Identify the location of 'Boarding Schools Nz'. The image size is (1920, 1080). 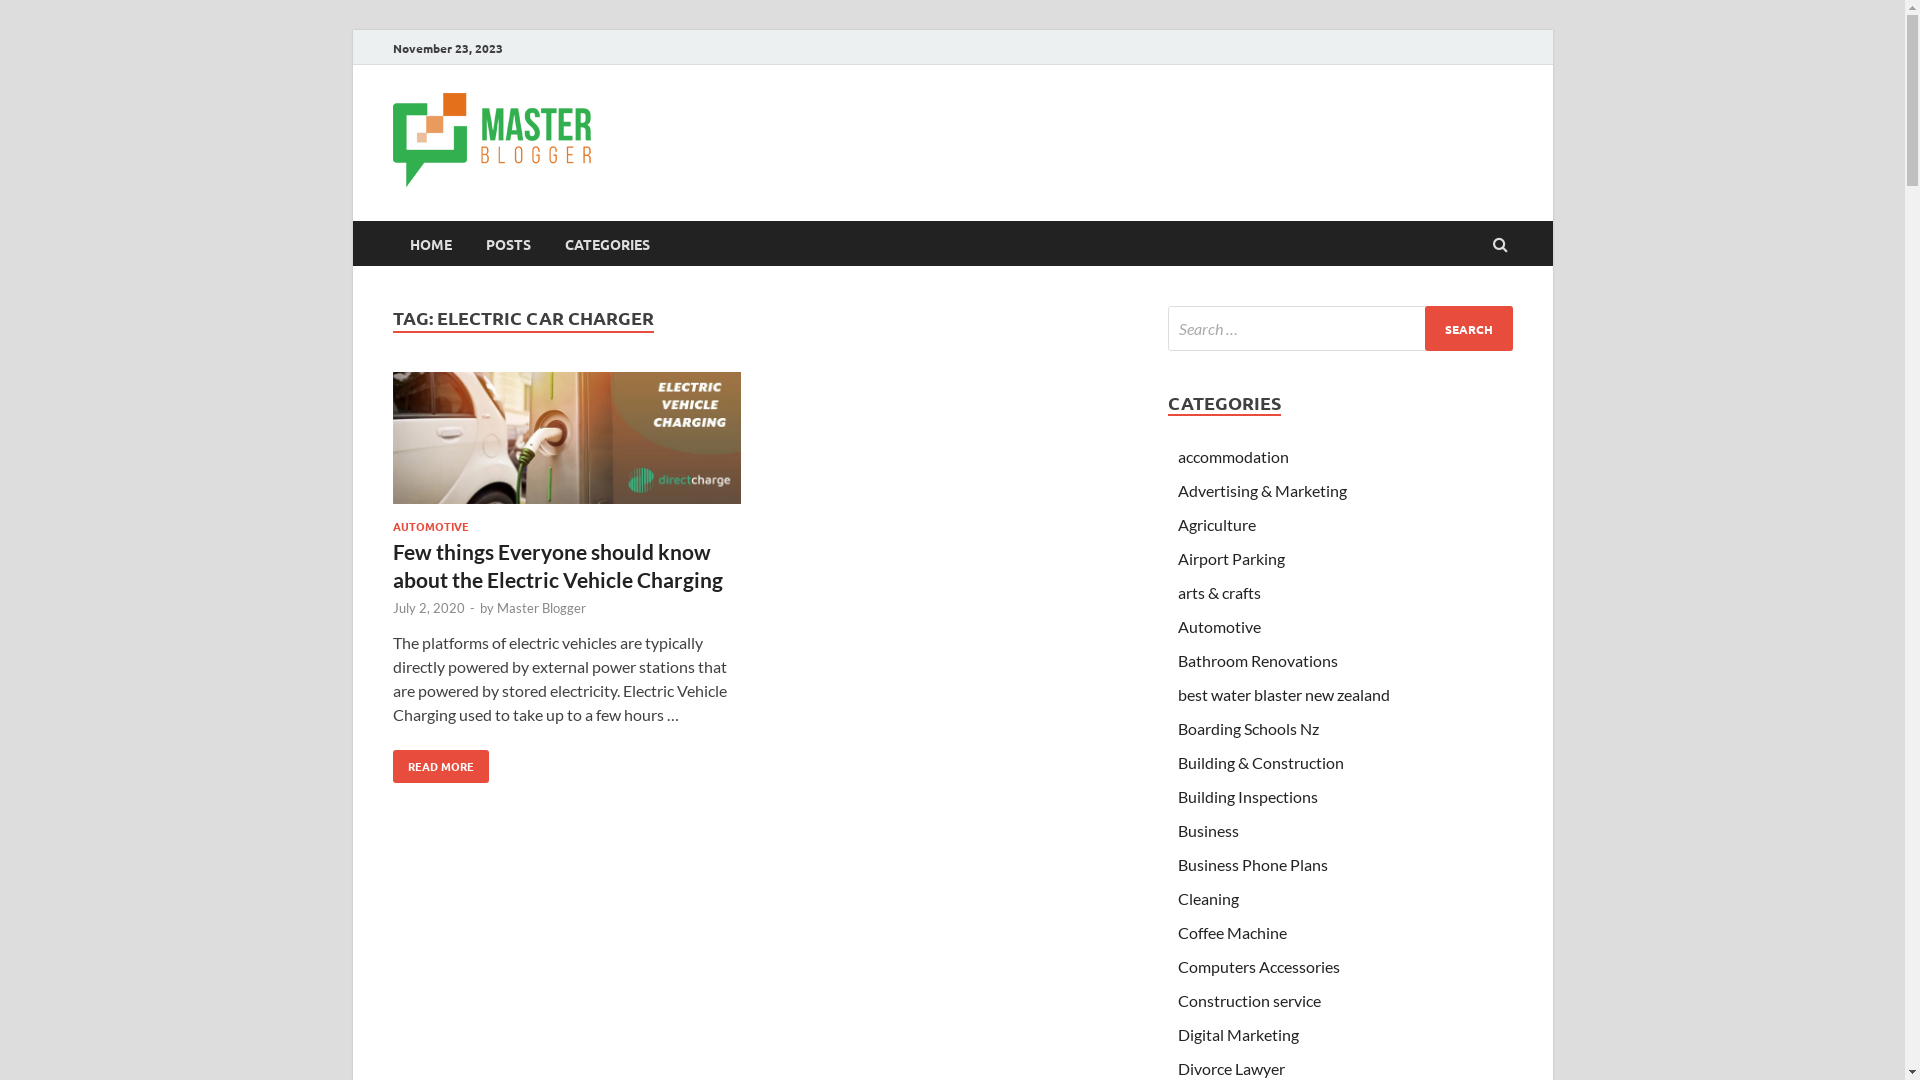
(1177, 728).